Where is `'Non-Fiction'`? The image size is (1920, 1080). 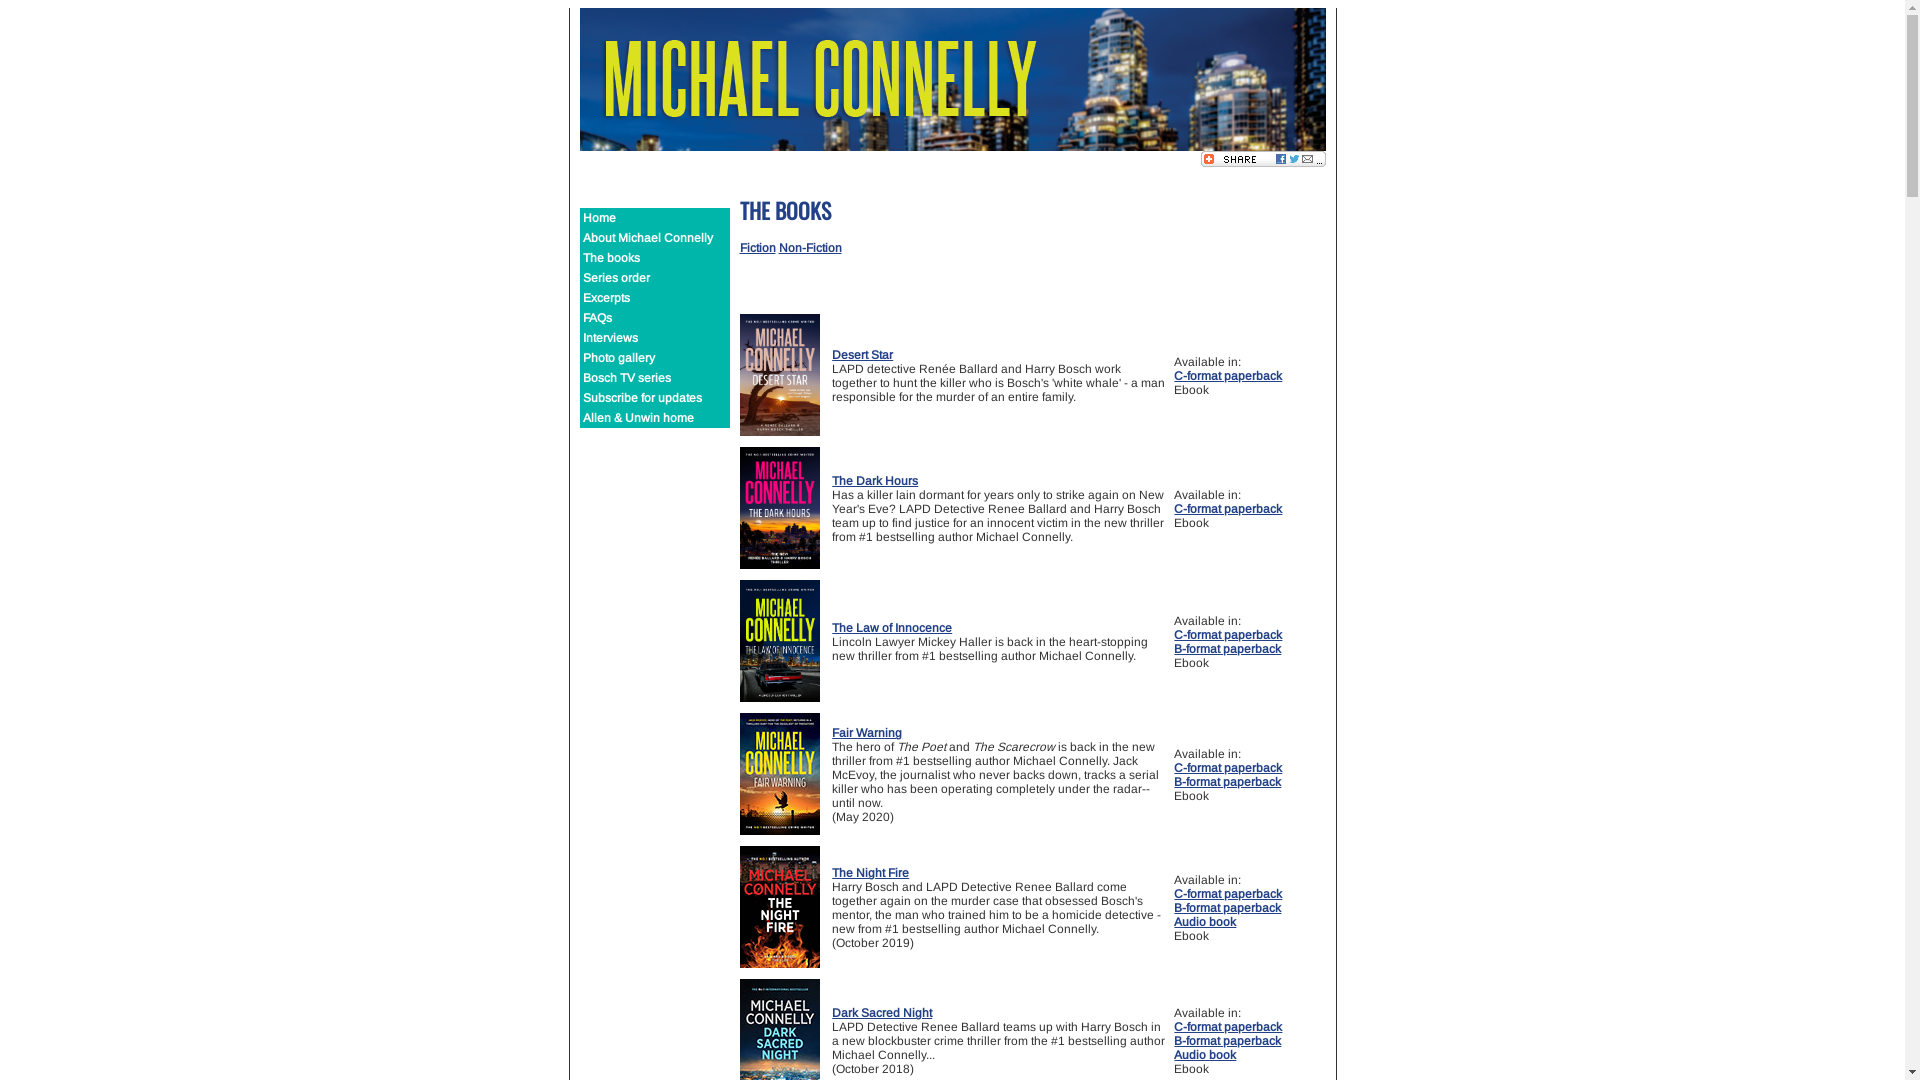
'Non-Fiction' is located at coordinates (776, 246).